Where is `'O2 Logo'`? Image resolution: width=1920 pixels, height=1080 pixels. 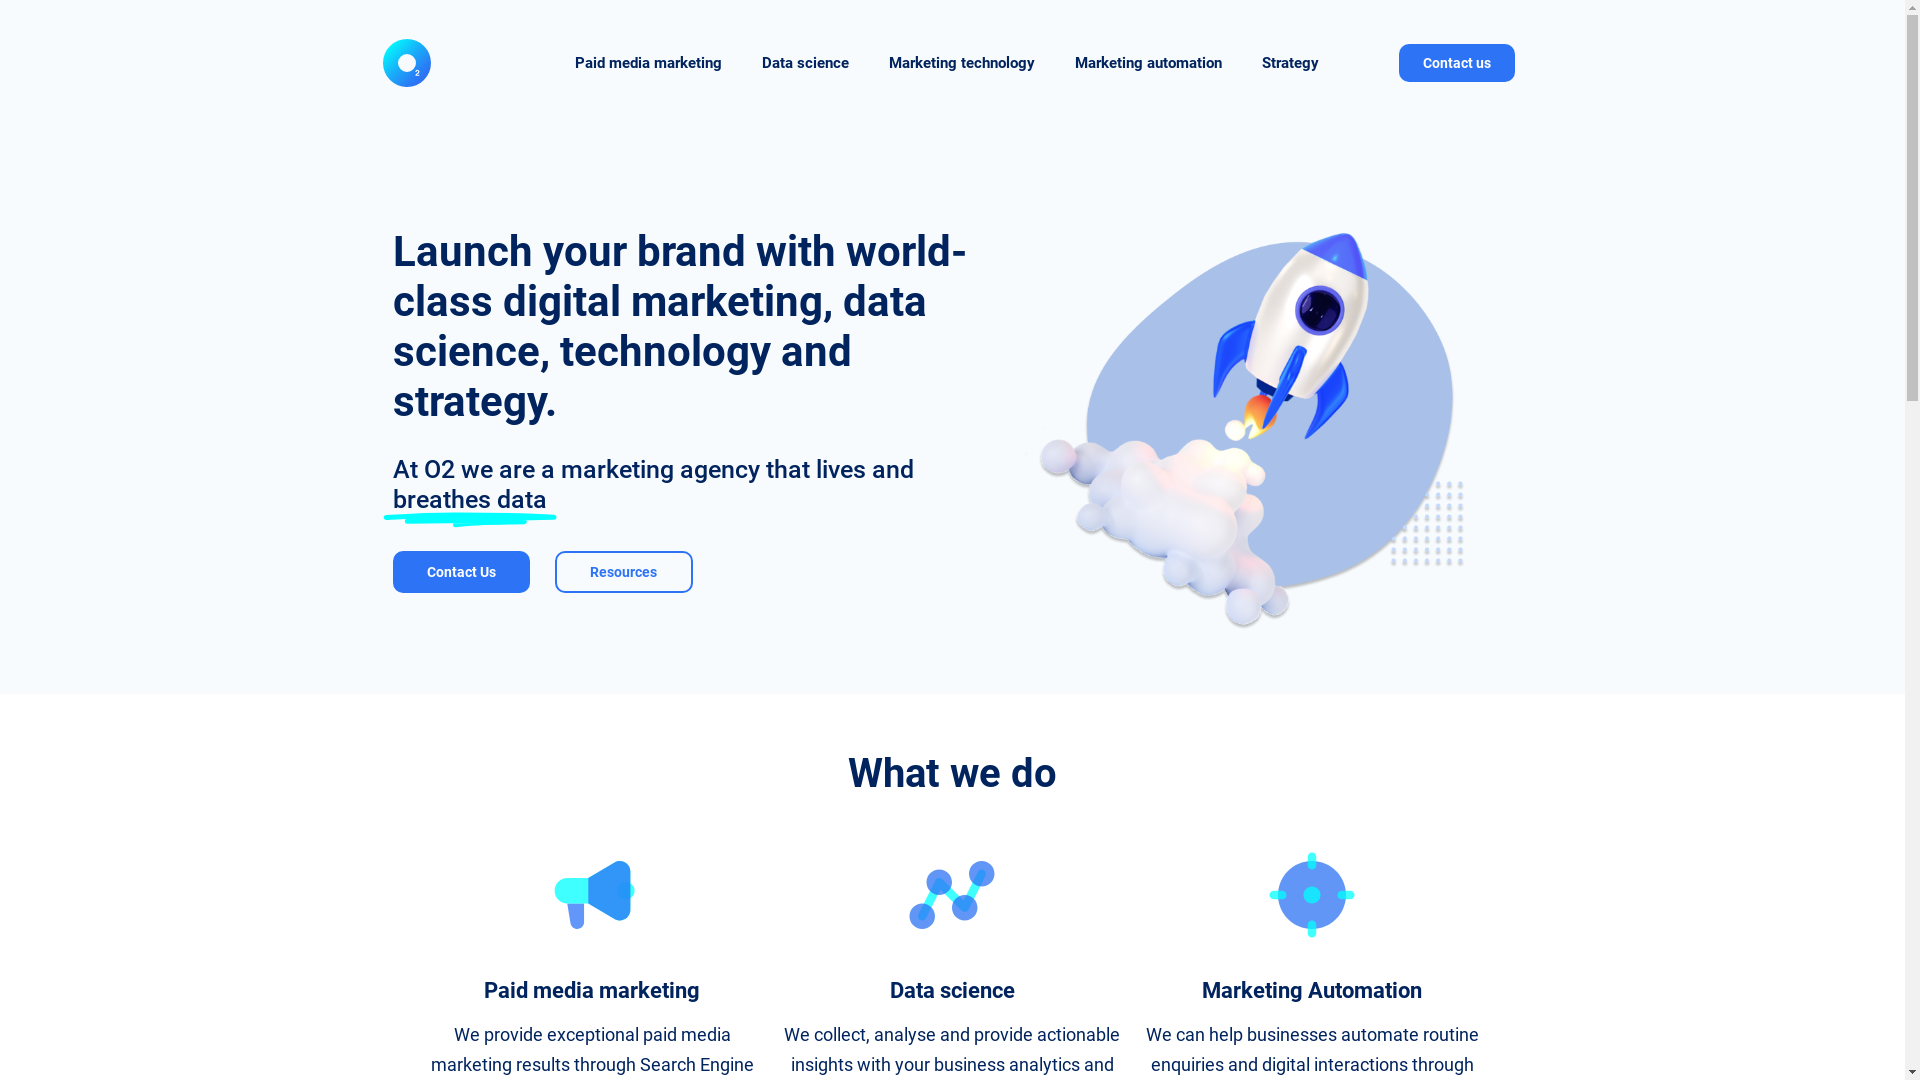
'O2 Logo' is located at coordinates (382, 60).